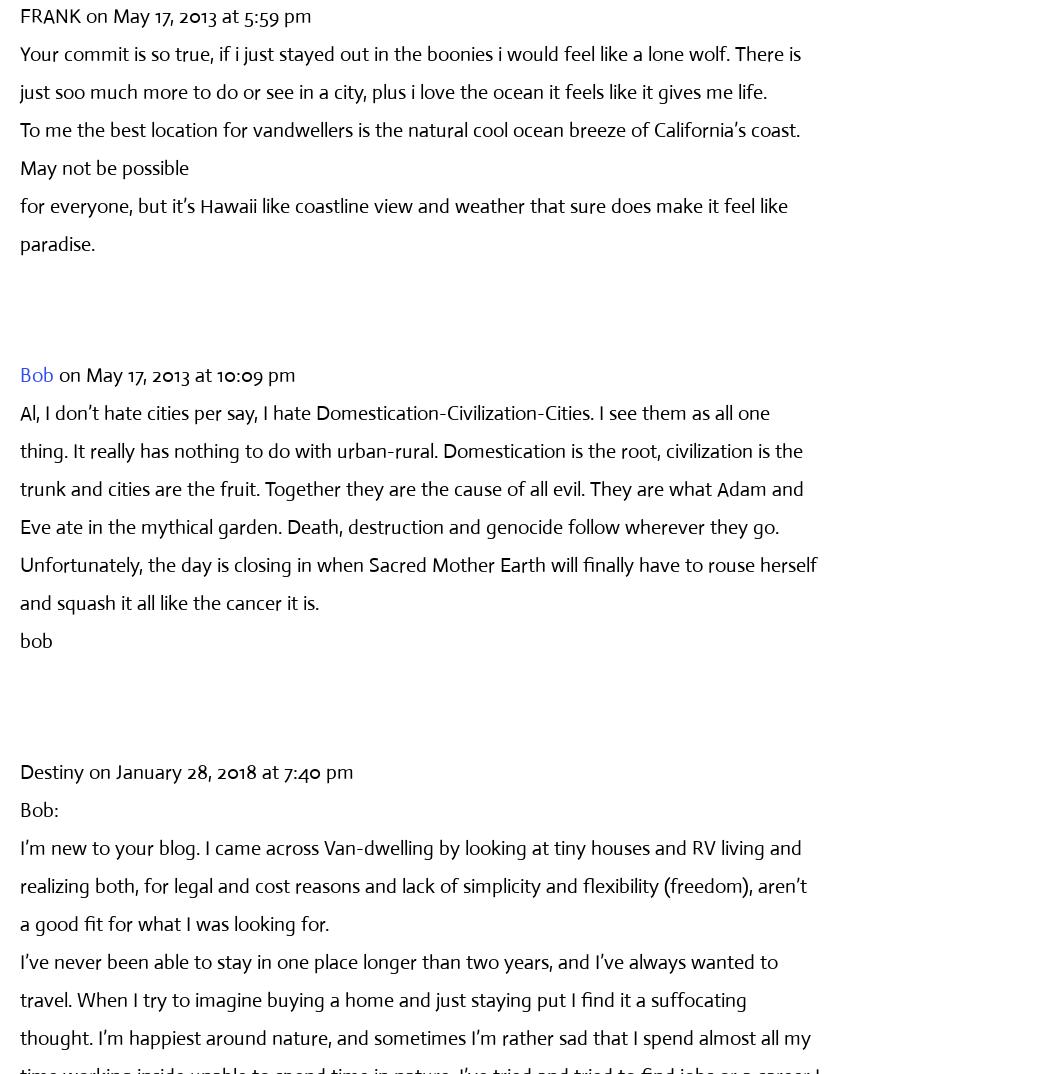  What do you see at coordinates (417, 582) in the screenshot?
I see `'Unfortunately, the day is closing in when Sacred Mother Earth will finally have to rouse herself and squash it all like the cancer it is.'` at bounding box center [417, 582].